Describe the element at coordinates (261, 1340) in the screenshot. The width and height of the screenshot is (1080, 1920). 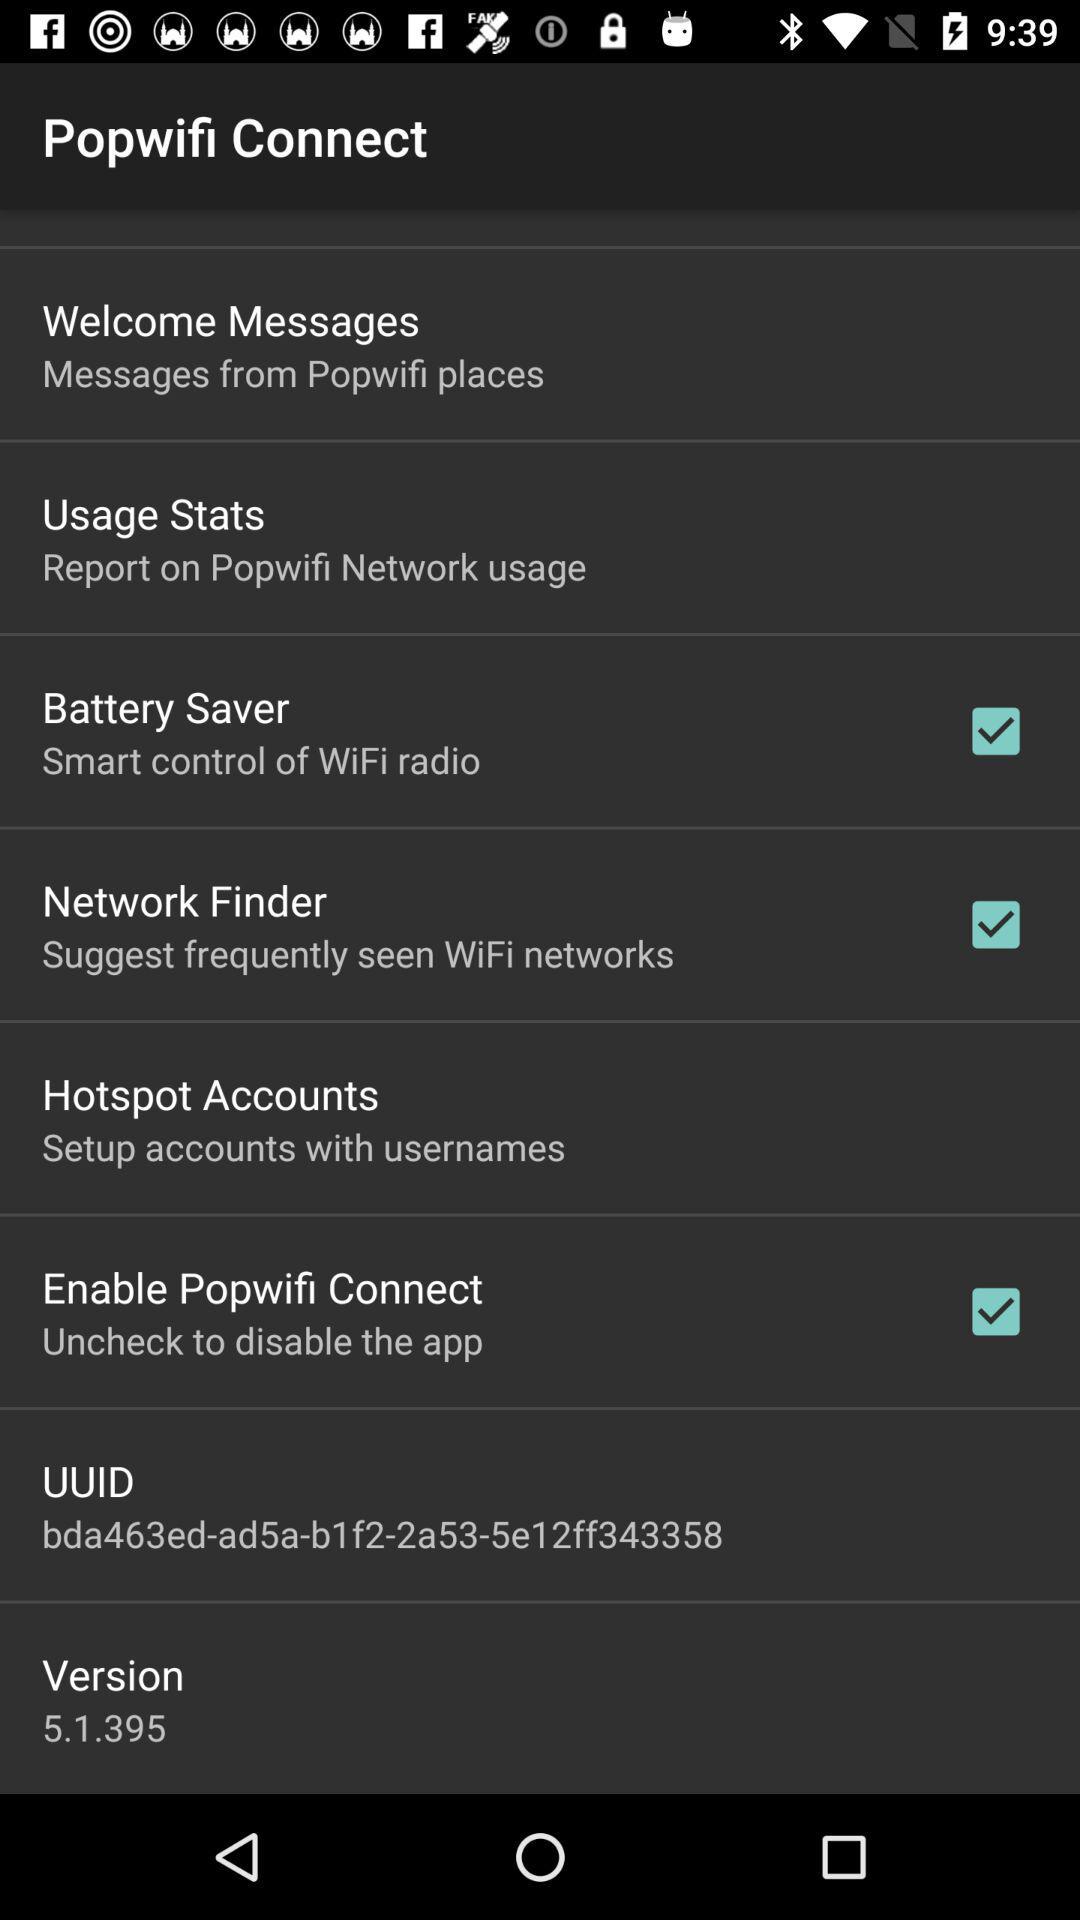
I see `the item below enable popwifi connect` at that location.